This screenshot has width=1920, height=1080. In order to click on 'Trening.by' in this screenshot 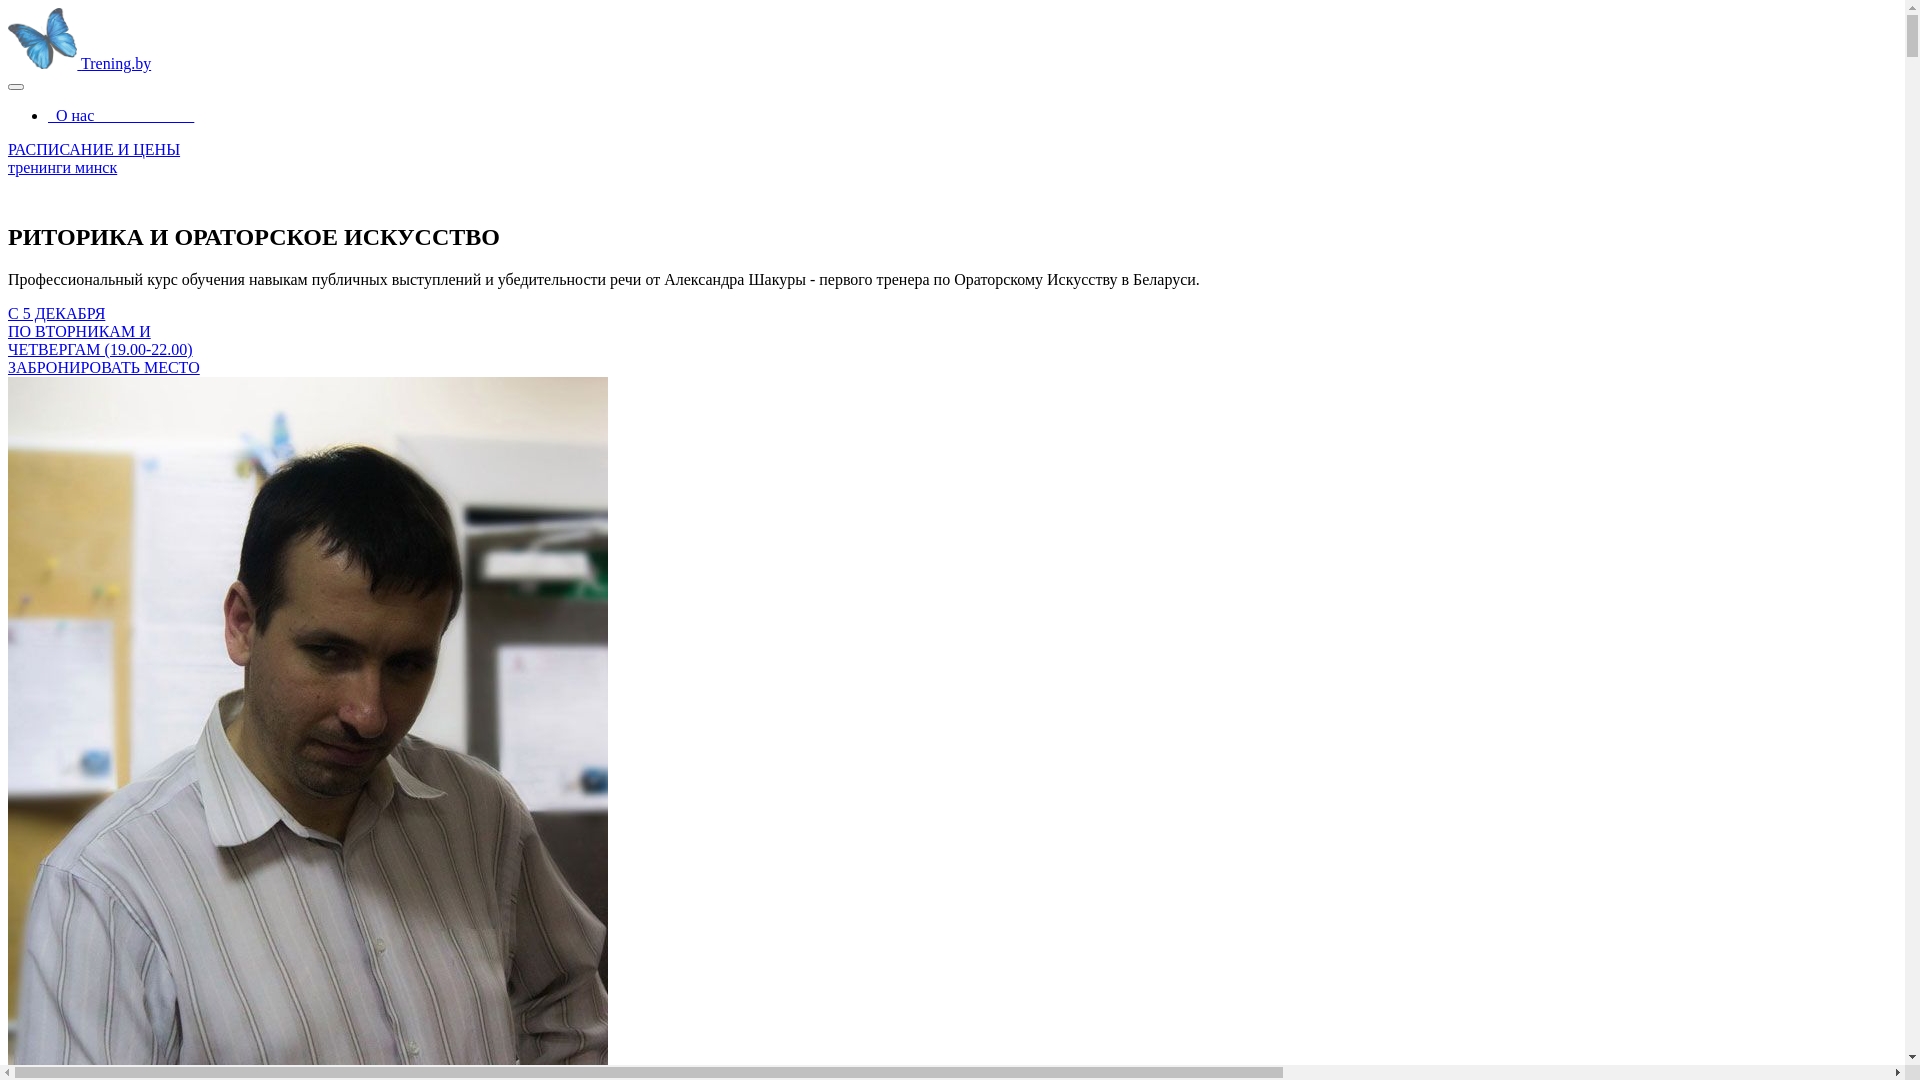, I will do `click(114, 62)`.